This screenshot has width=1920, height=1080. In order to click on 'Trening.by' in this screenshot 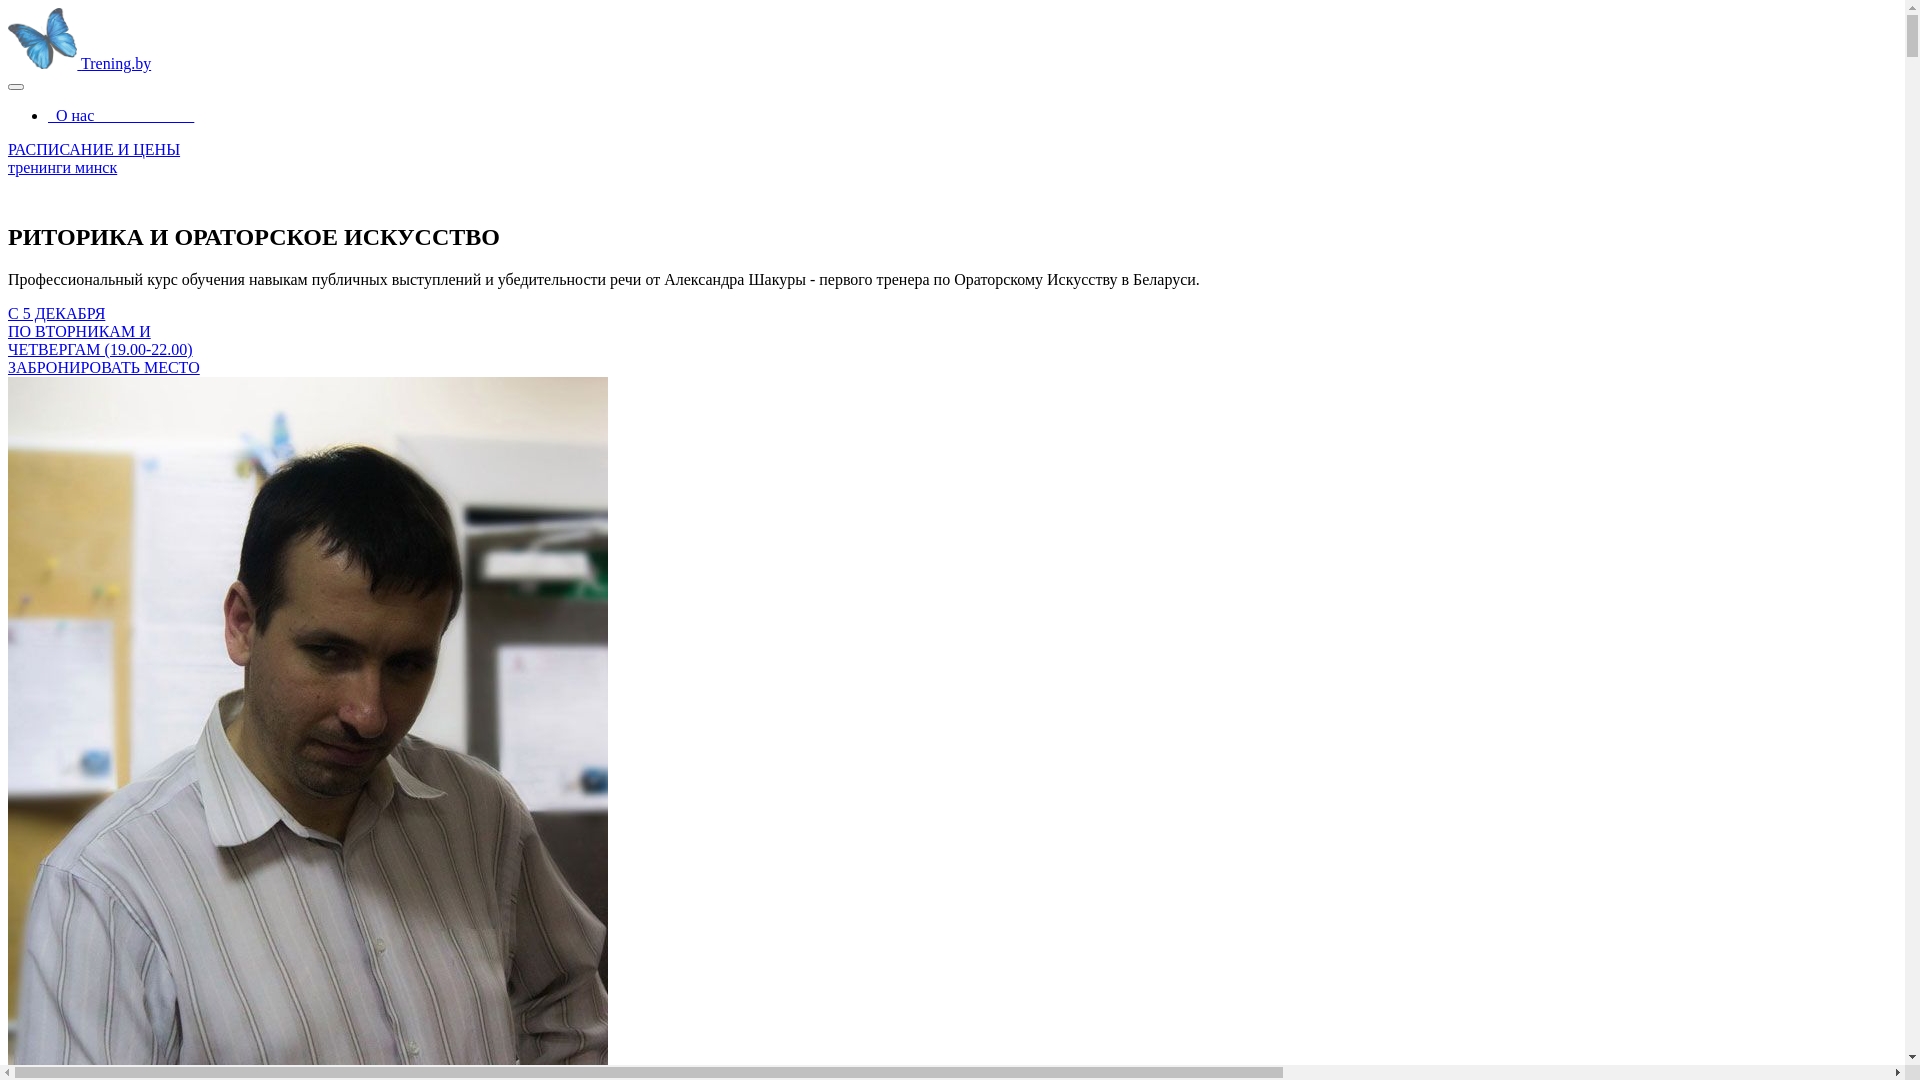, I will do `click(114, 62)`.